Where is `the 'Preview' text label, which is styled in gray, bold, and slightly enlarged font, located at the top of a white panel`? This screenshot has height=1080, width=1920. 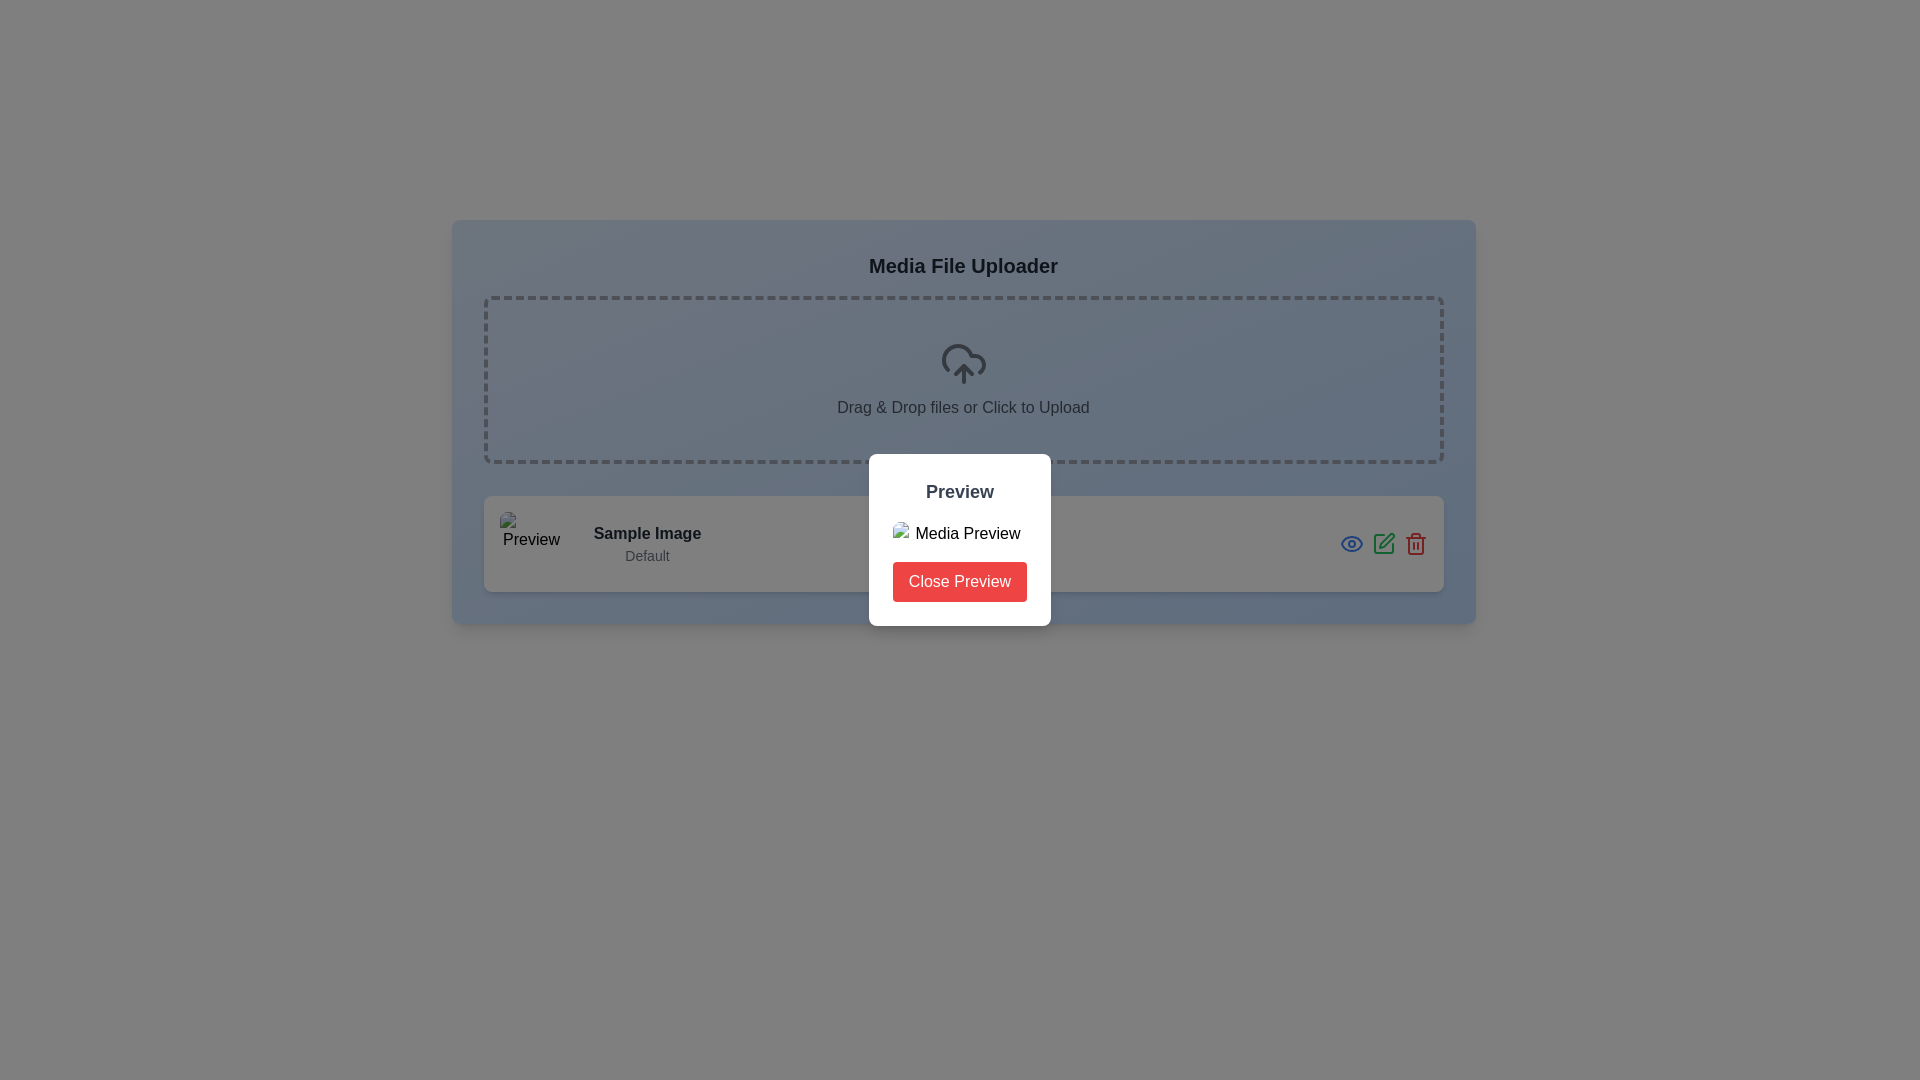 the 'Preview' text label, which is styled in gray, bold, and slightly enlarged font, located at the top of a white panel is located at coordinates (960, 492).